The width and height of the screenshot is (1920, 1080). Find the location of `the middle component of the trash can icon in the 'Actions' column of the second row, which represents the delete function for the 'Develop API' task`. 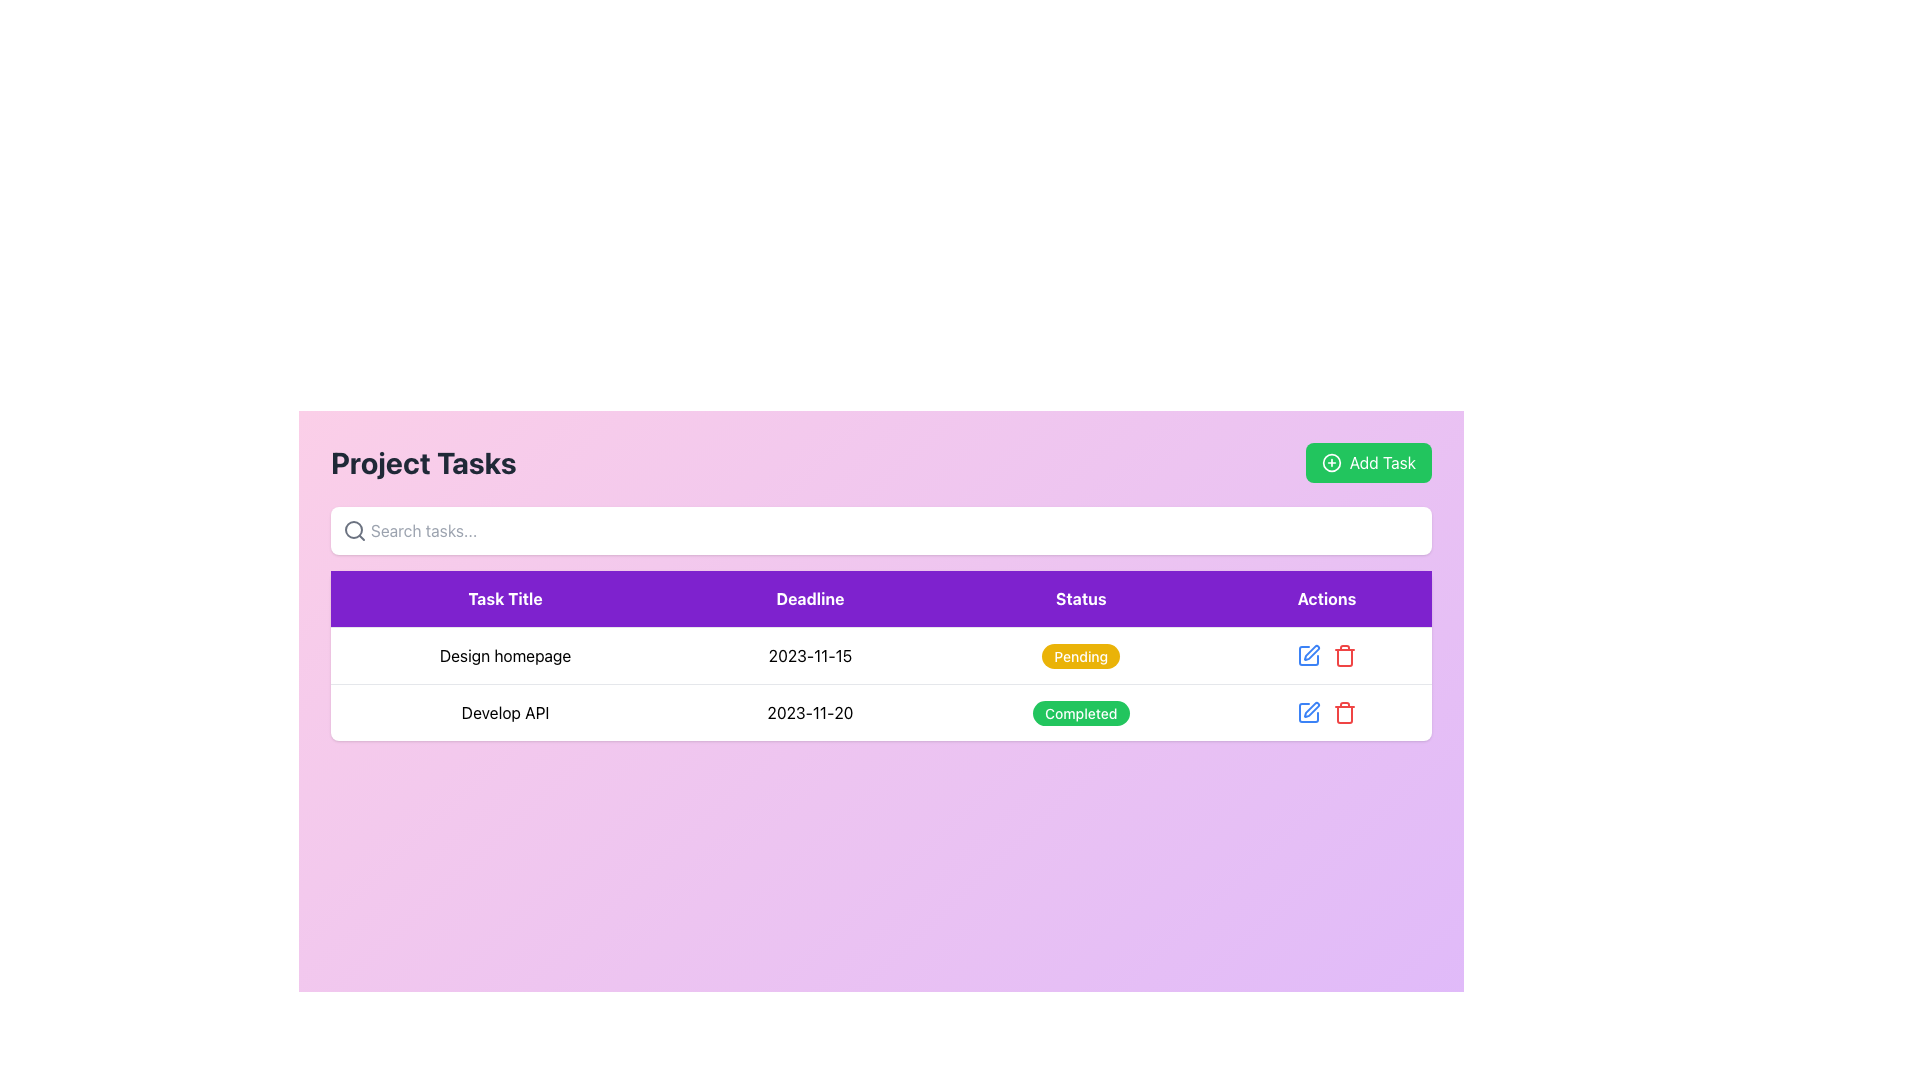

the middle component of the trash can icon in the 'Actions' column of the second row, which represents the delete function for the 'Develop API' task is located at coordinates (1344, 713).